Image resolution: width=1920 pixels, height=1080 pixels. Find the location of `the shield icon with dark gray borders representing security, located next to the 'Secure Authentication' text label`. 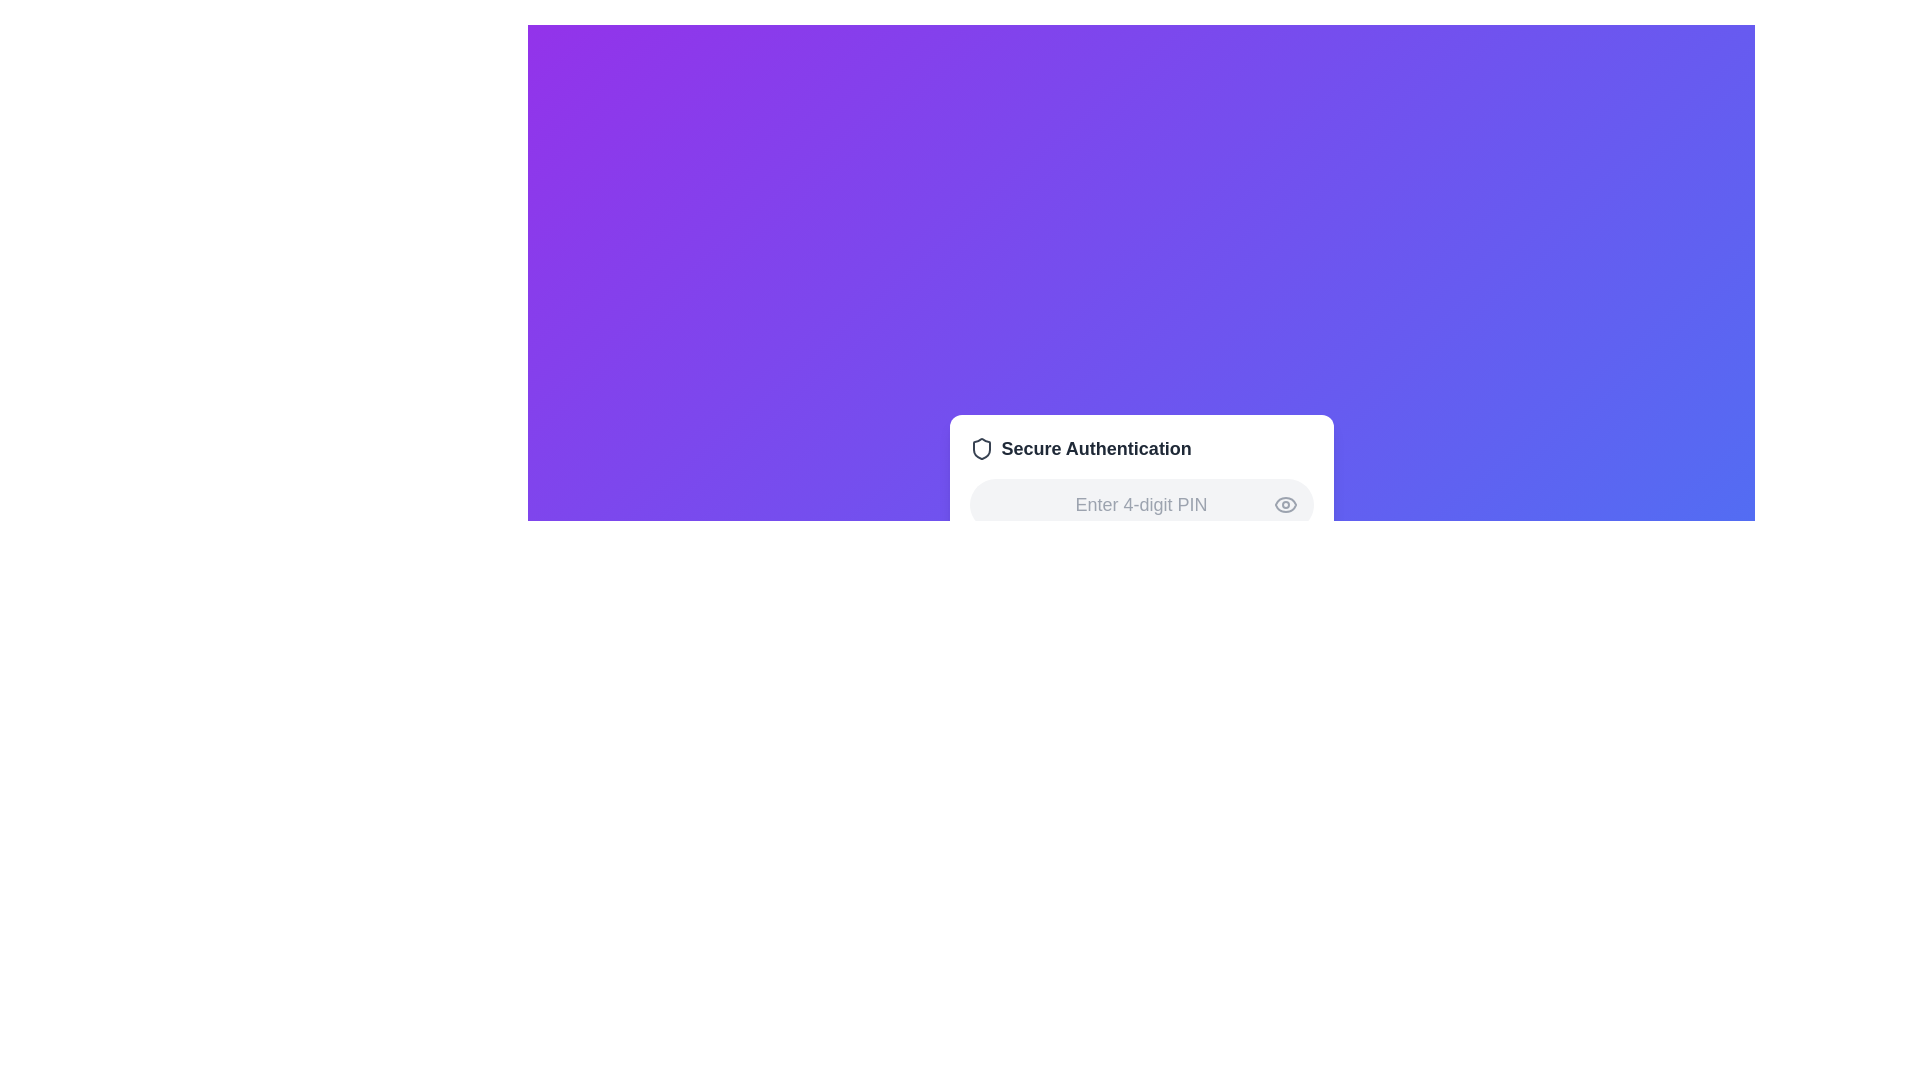

the shield icon with dark gray borders representing security, located next to the 'Secure Authentication' text label is located at coordinates (981, 447).